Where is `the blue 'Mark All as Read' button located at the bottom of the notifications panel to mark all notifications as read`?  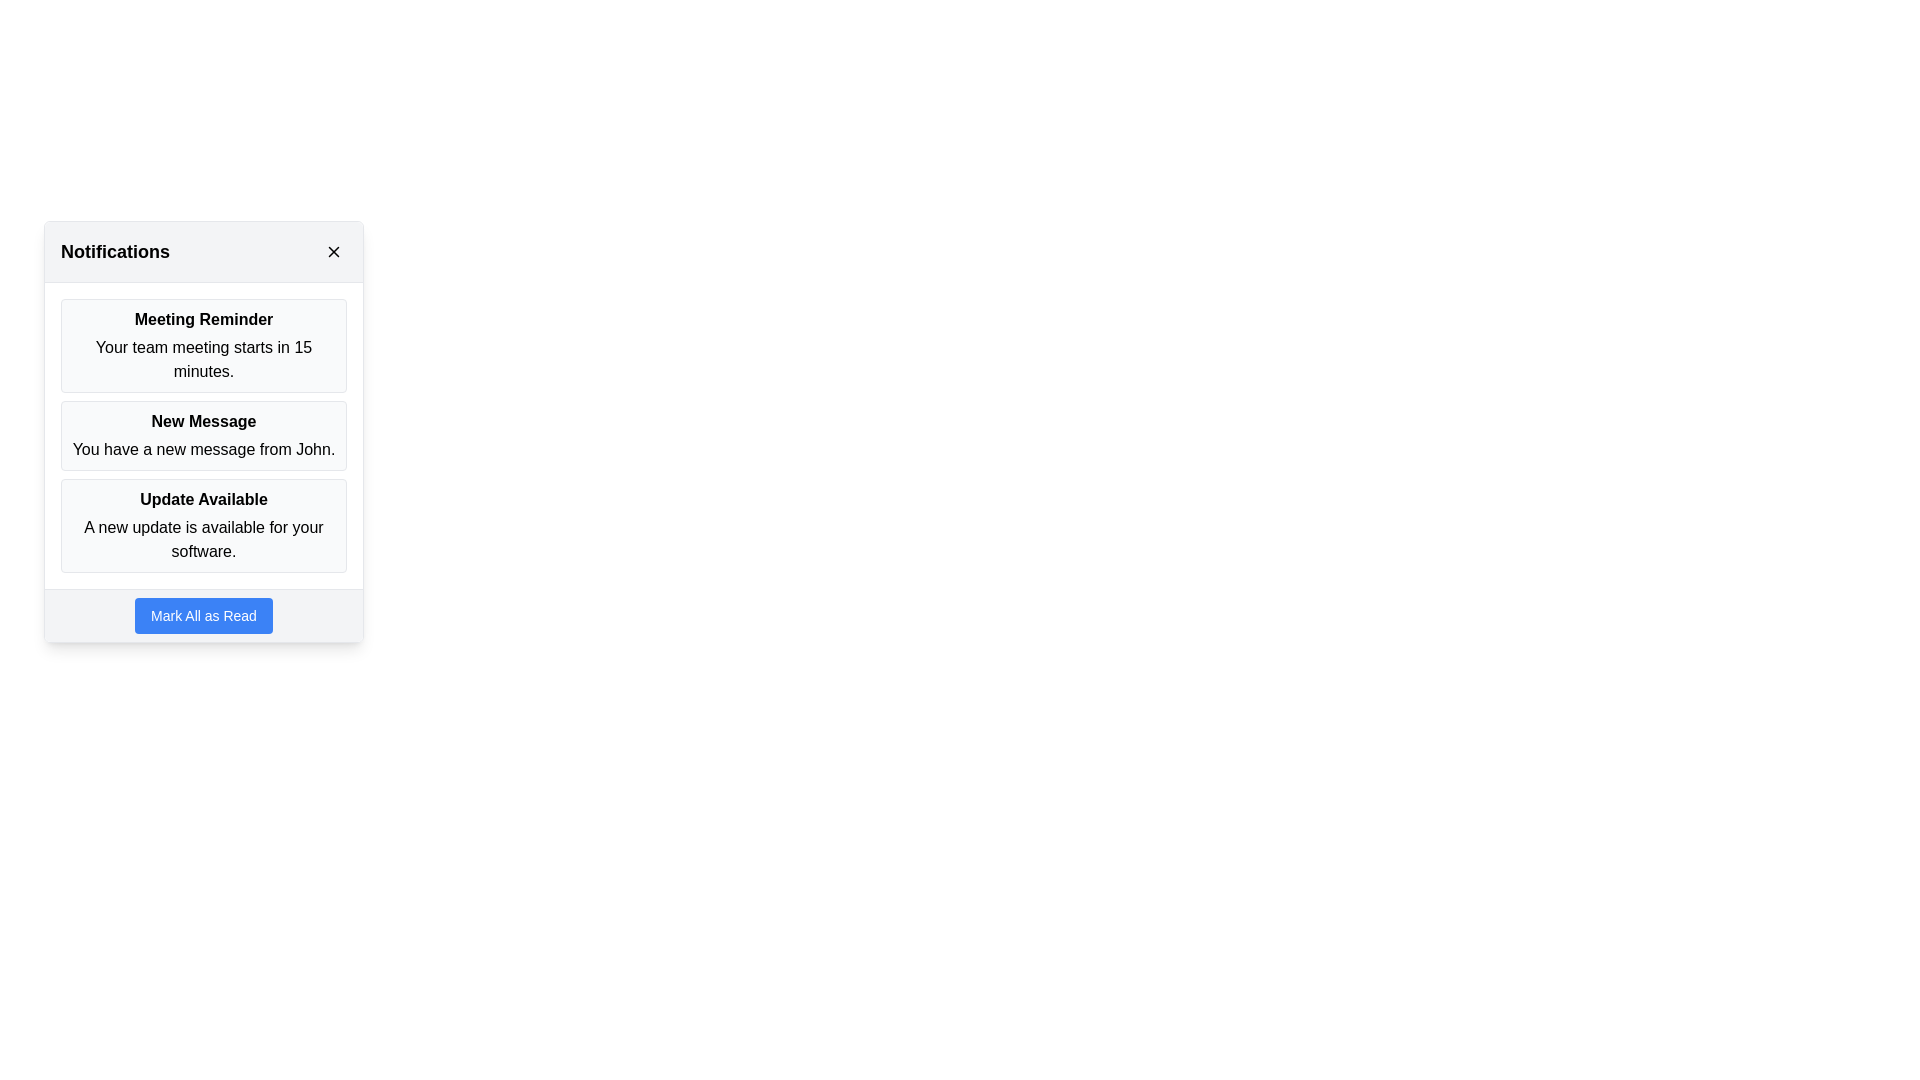 the blue 'Mark All as Read' button located at the bottom of the notifications panel to mark all notifications as read is located at coordinates (203, 613).